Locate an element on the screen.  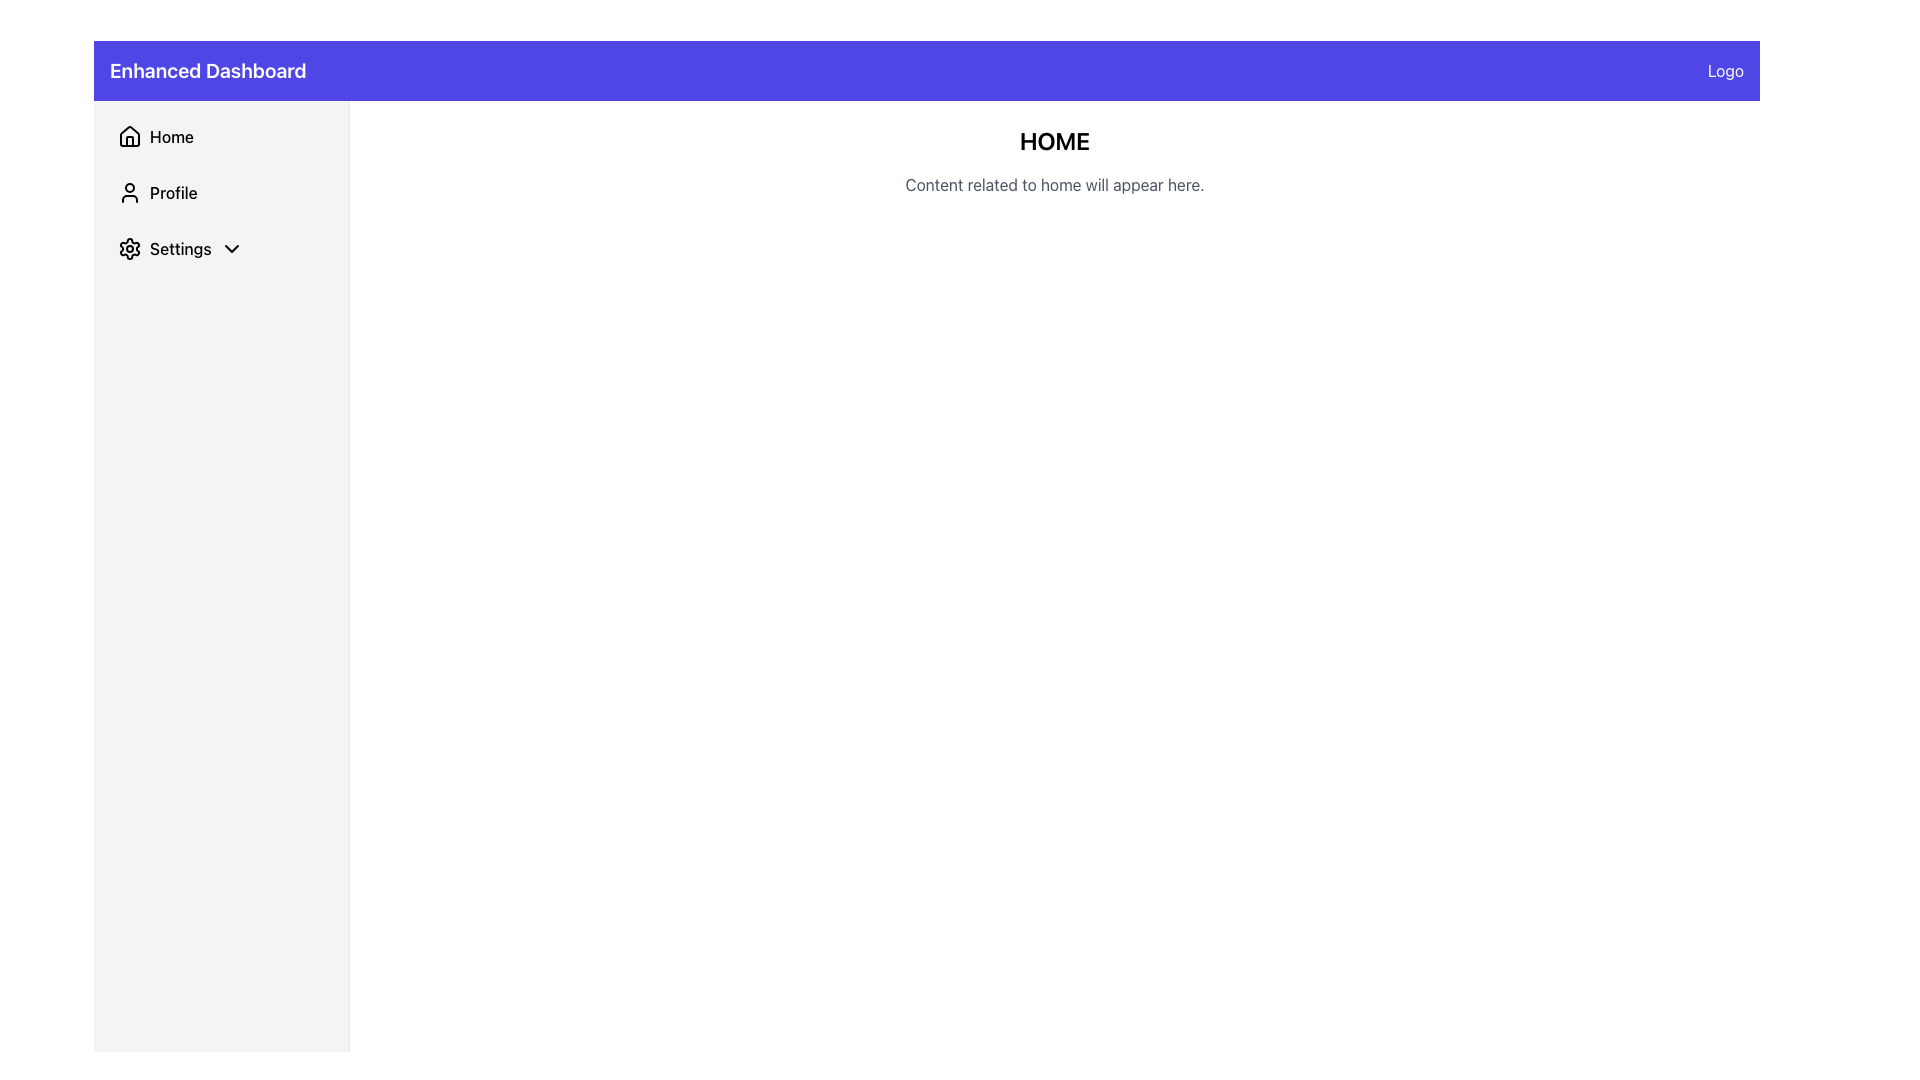
the 'Home' icon located in the top-left corner of the sidebar menu is located at coordinates (128, 136).